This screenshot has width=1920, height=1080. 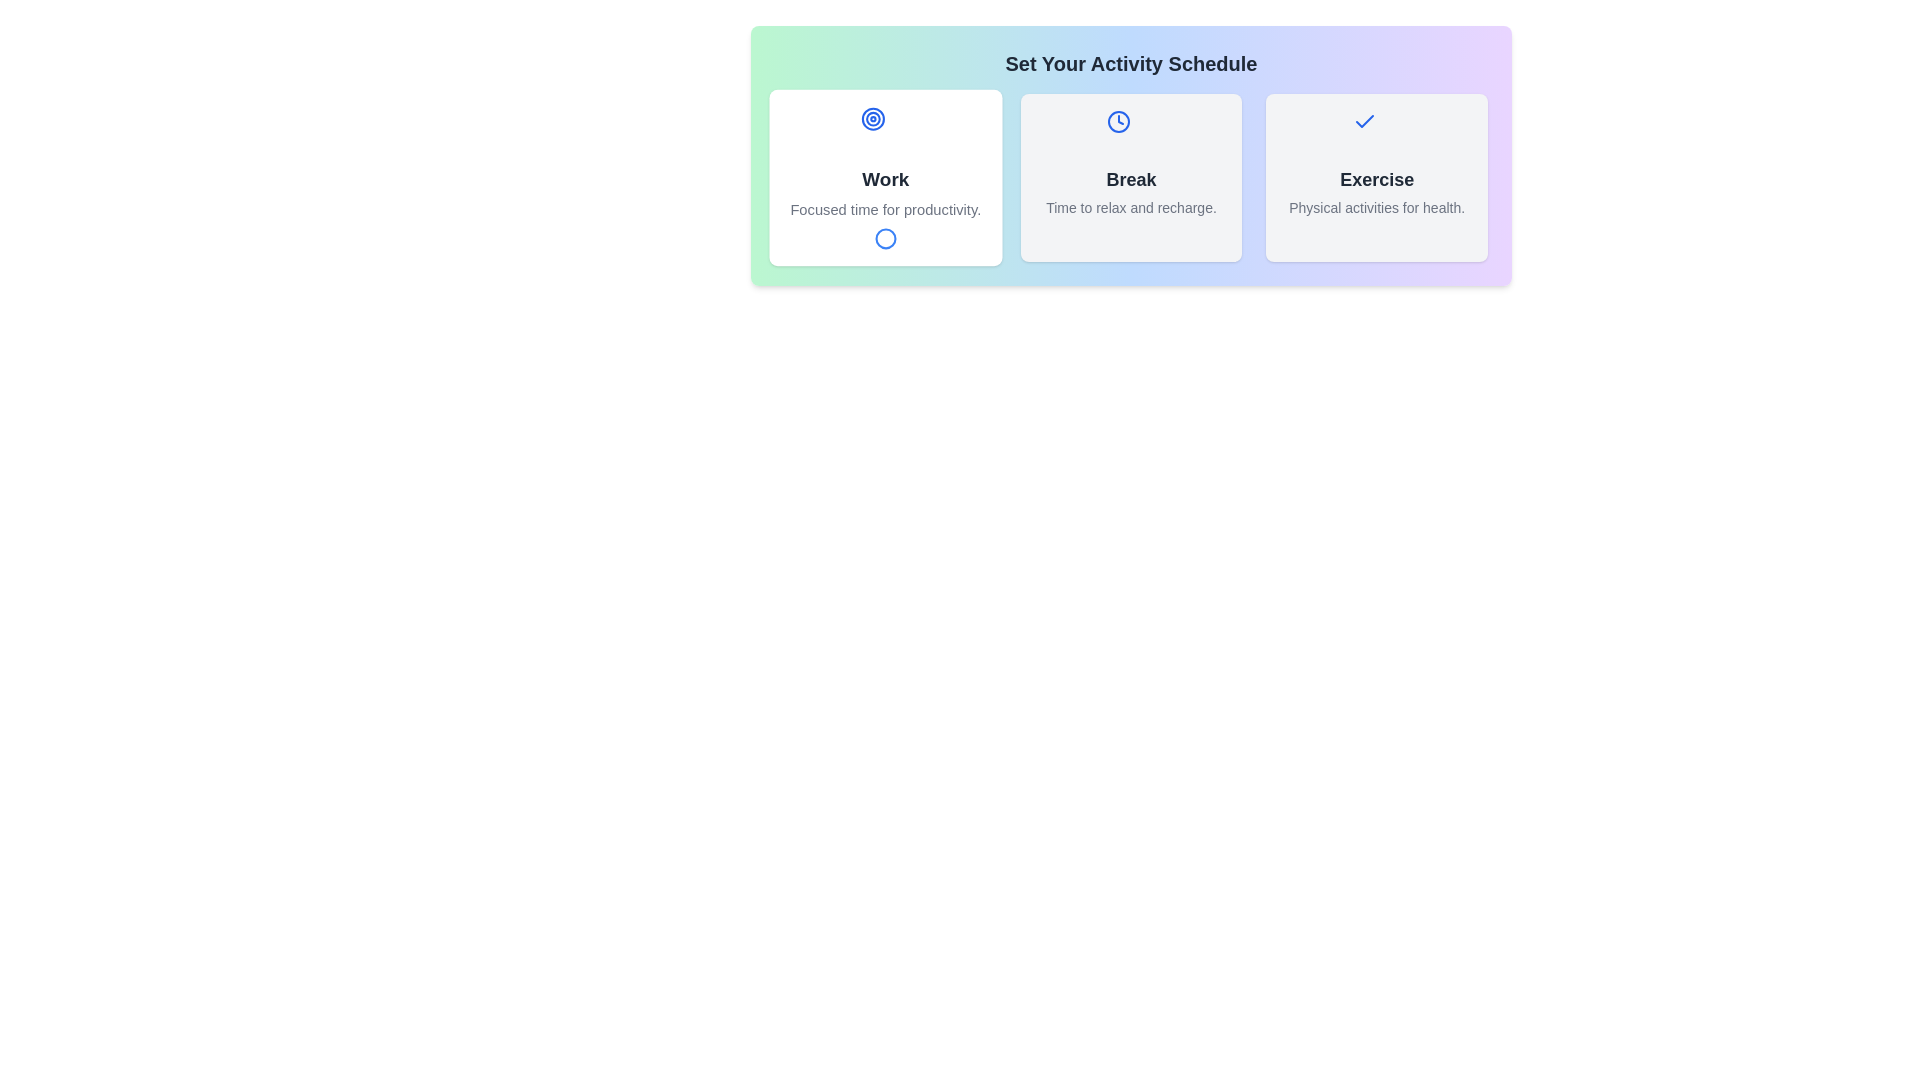 I want to click on the middle circle of the concentric circle target icon located in the leftmost card under the 'Set Your Activity Schedule' title, so click(x=873, y=119).